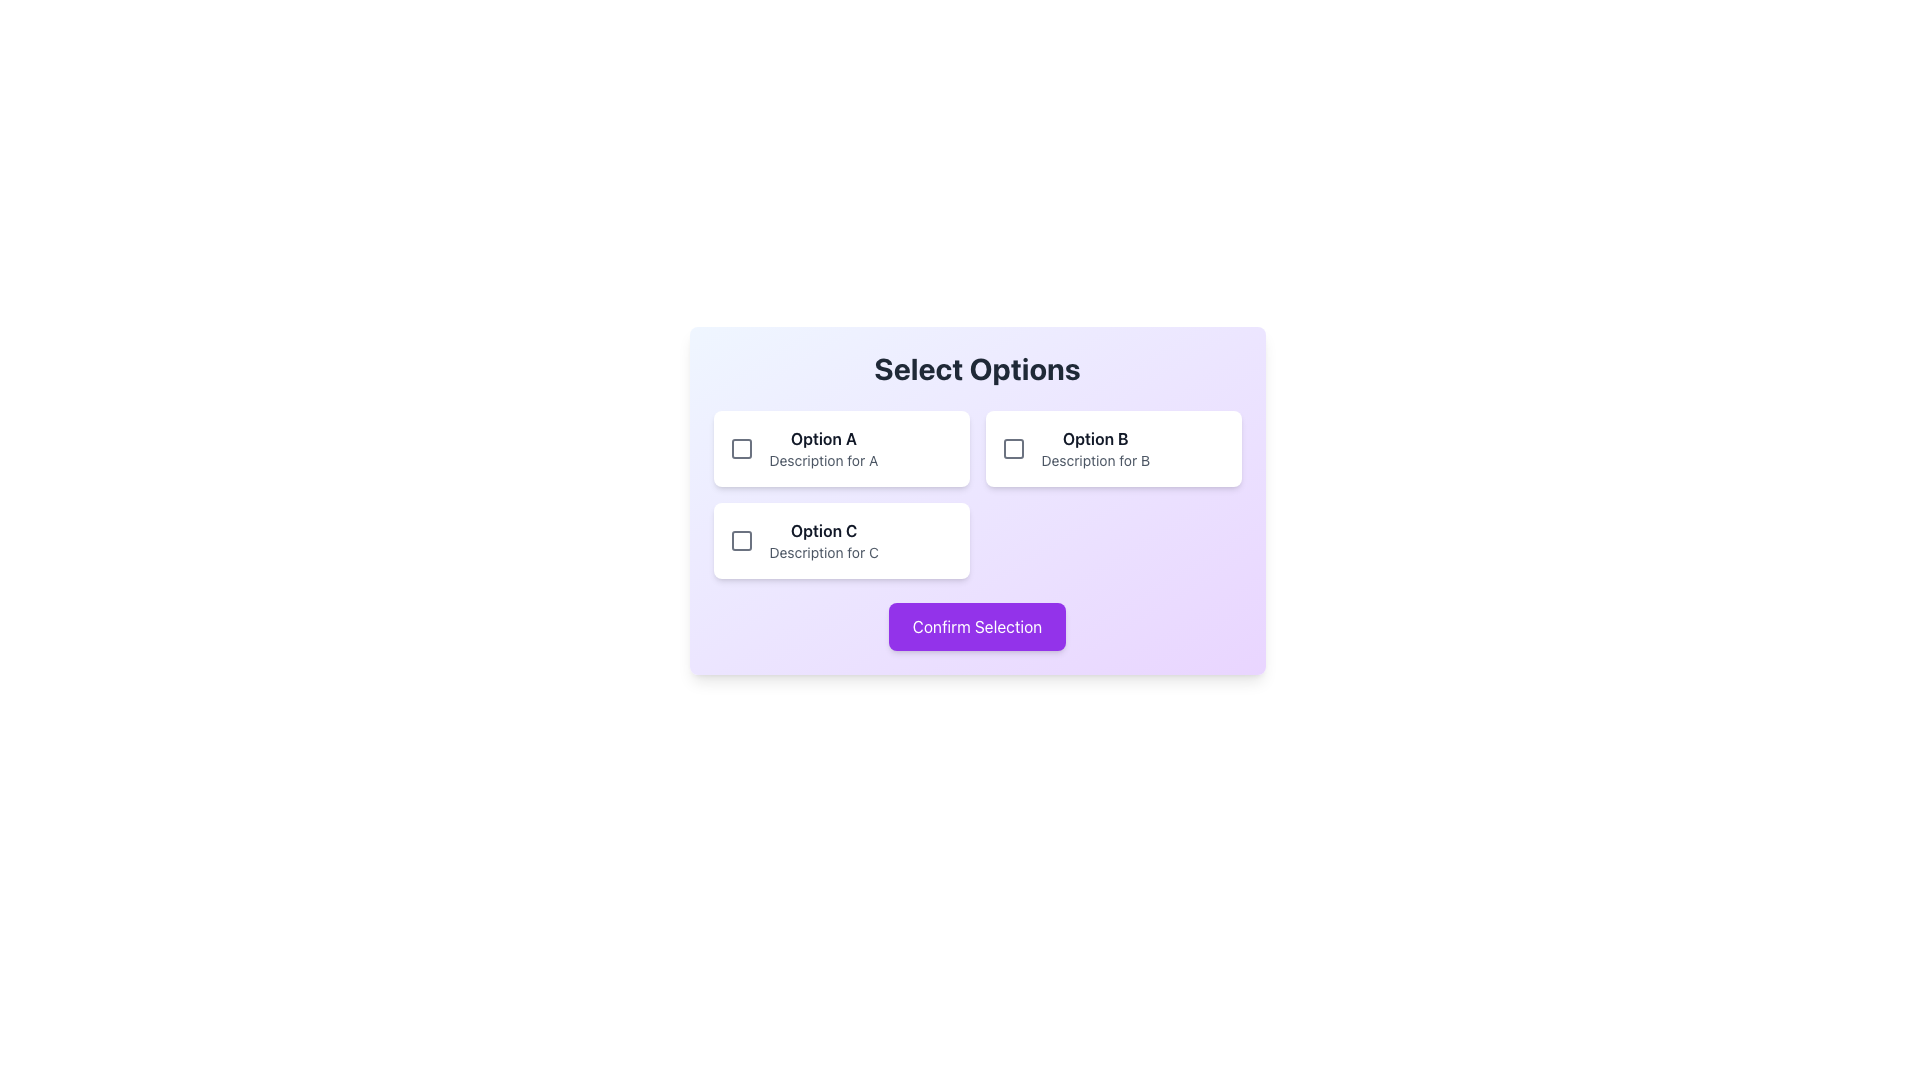  I want to click on the confirmation button located at the bottom of the 'Select Options' section to confirm the selections made from 'Option A', 'Option B', and 'Option C', so click(977, 626).